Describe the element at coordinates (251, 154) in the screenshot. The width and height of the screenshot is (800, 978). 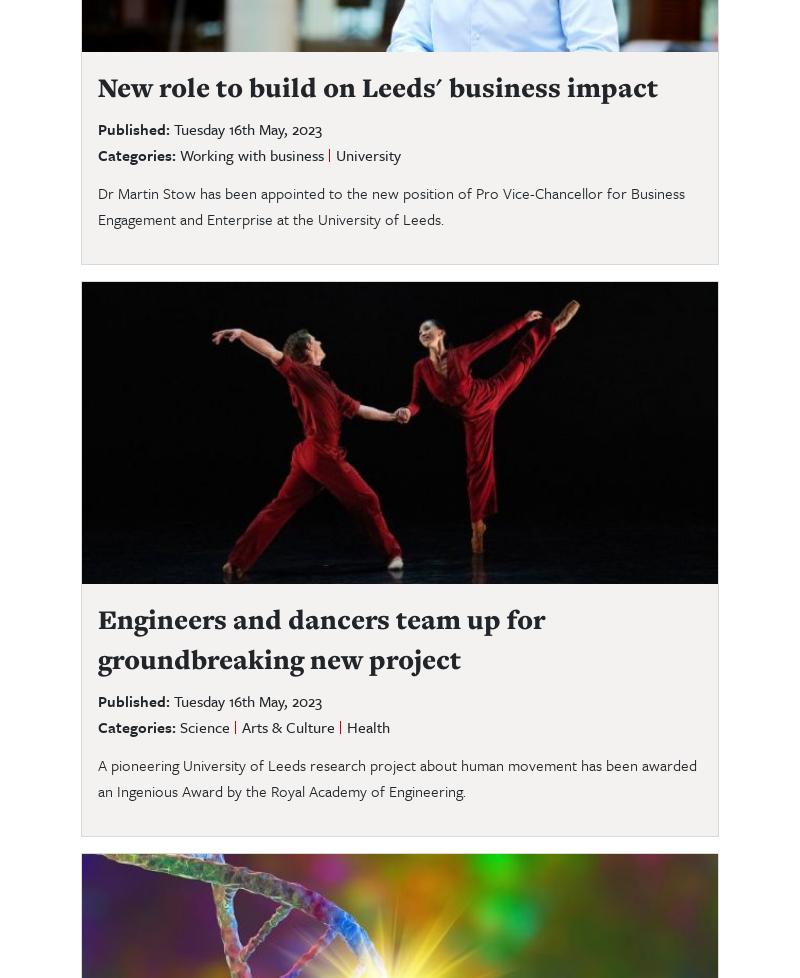
I see `'Working with business'` at that location.